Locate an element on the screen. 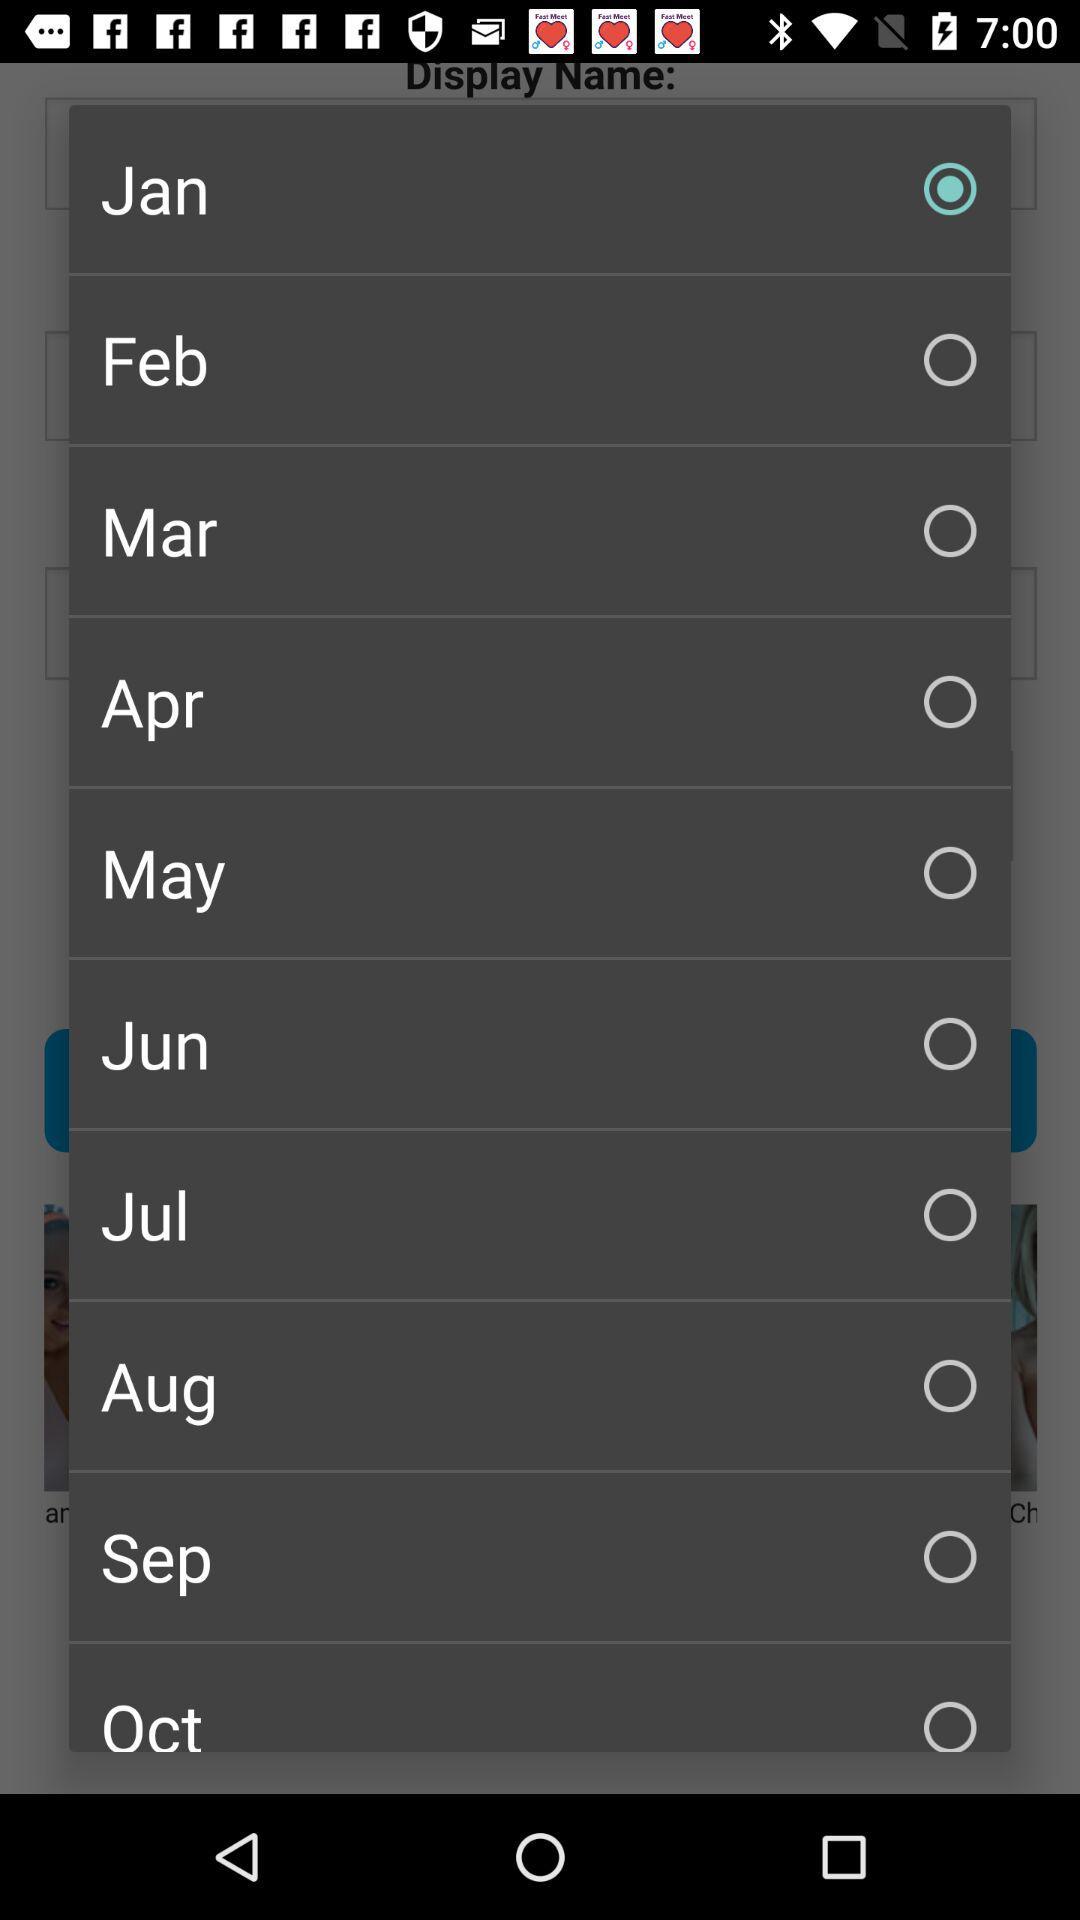 The height and width of the screenshot is (1920, 1080). item above the jul is located at coordinates (540, 1042).